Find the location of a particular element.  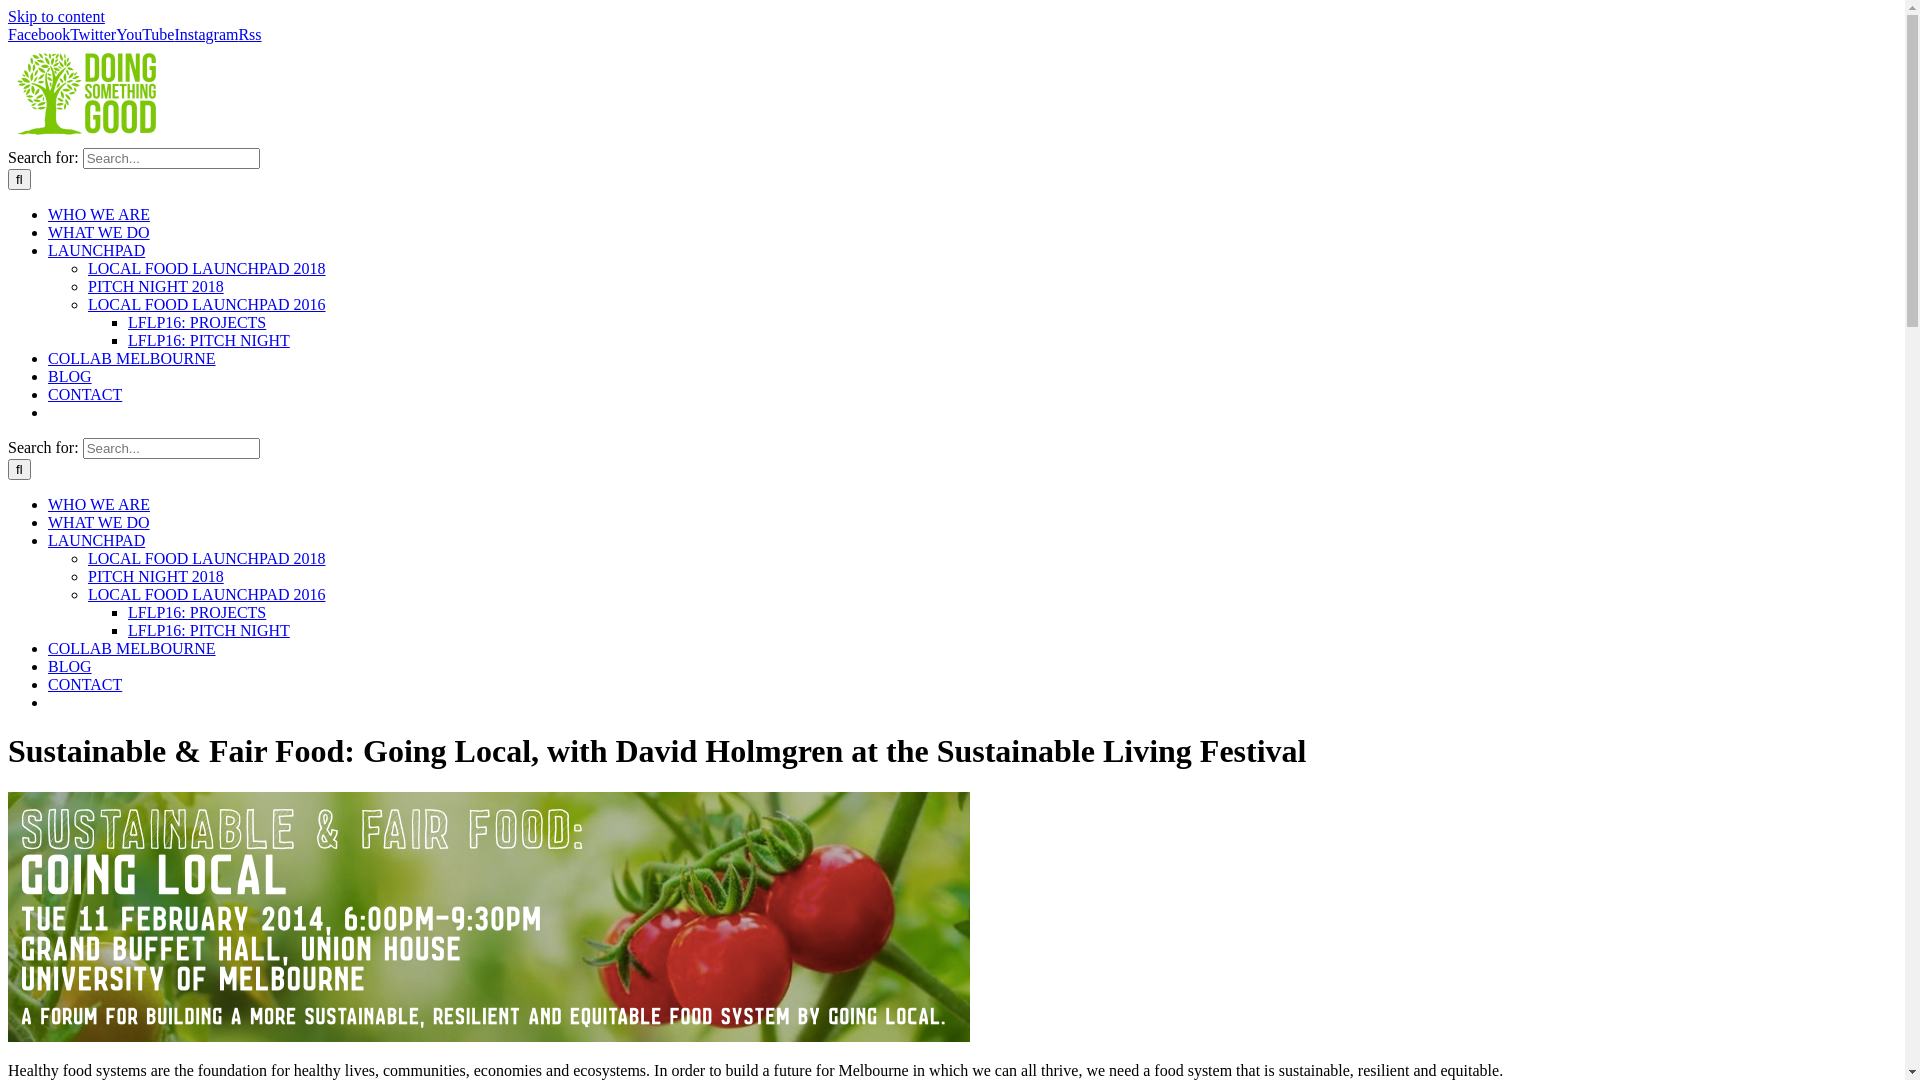

'PITCH NIGHT 2018' is located at coordinates (155, 576).